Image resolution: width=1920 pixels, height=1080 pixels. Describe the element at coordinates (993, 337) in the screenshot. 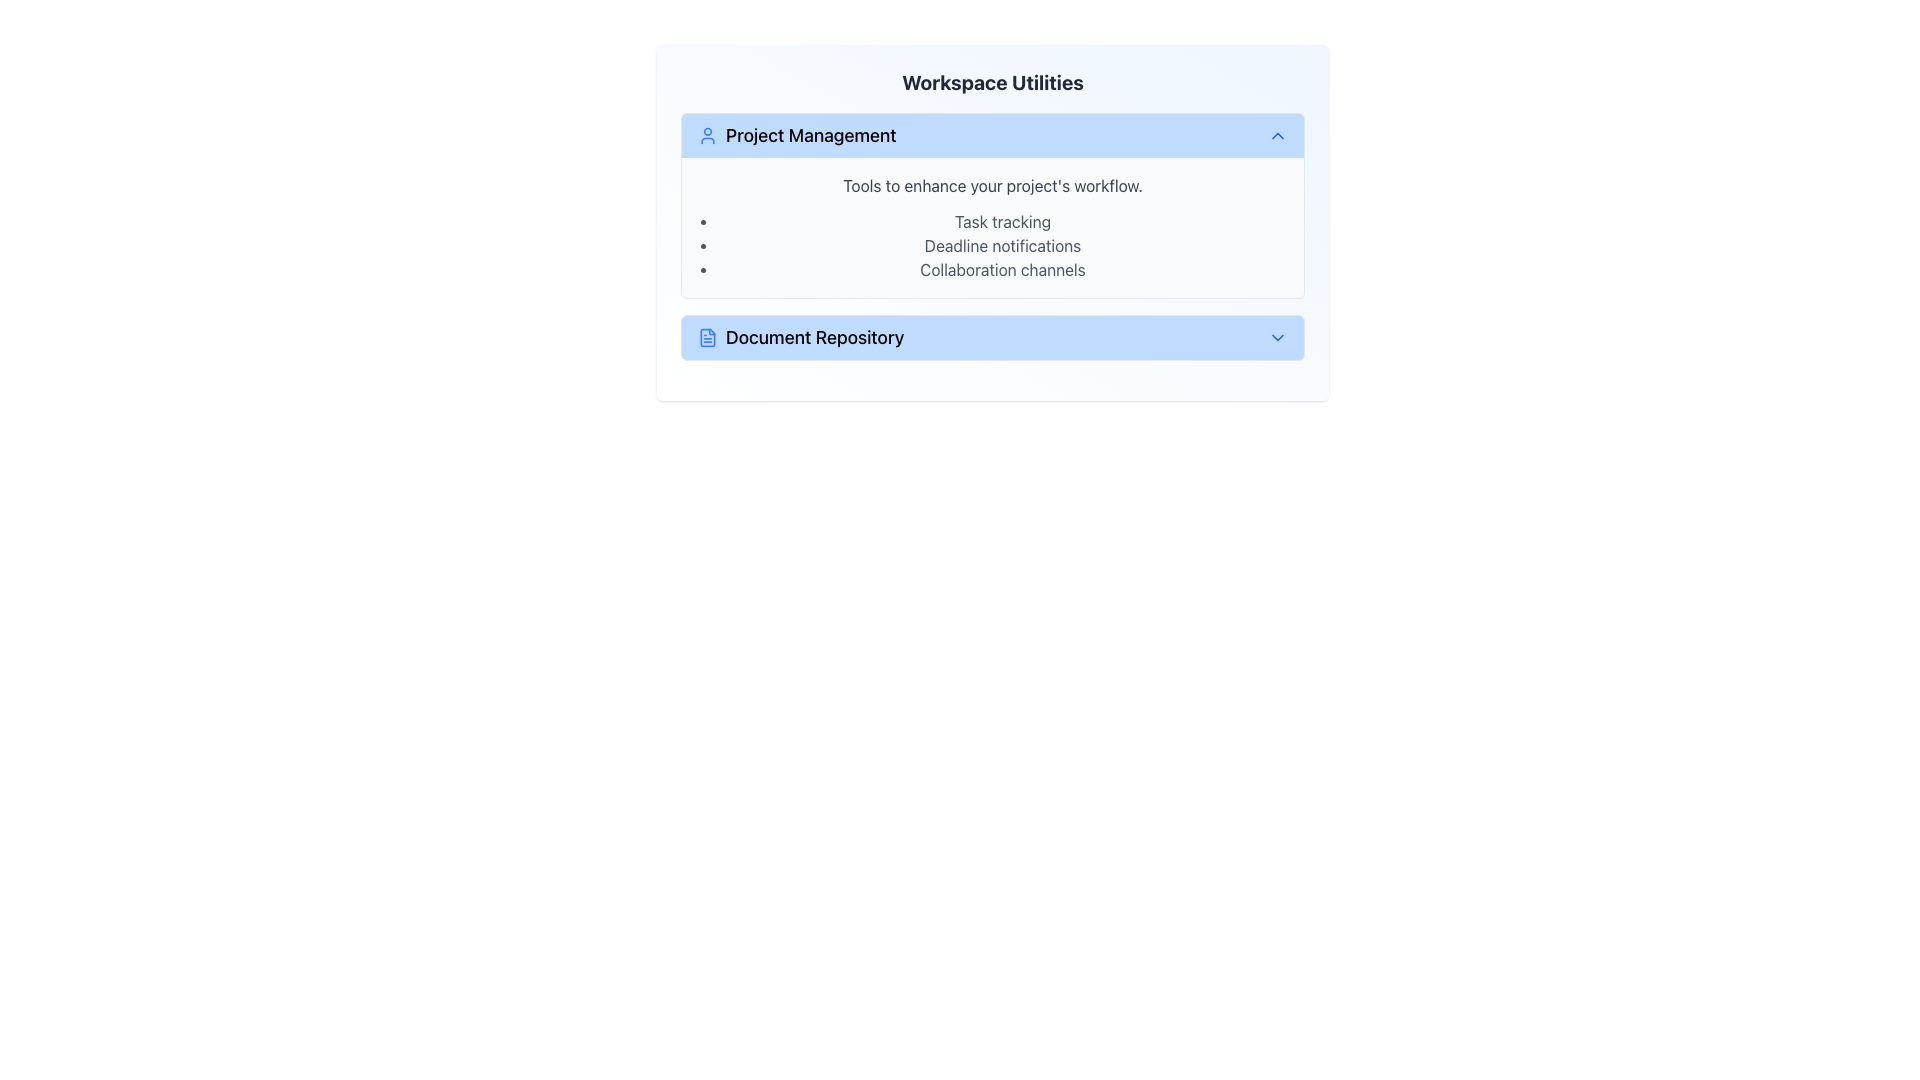

I see `the 'Document Repository' button with a blue background, which is located near the bottom of the 'Workspace Utilities' section, to change its background color` at that location.